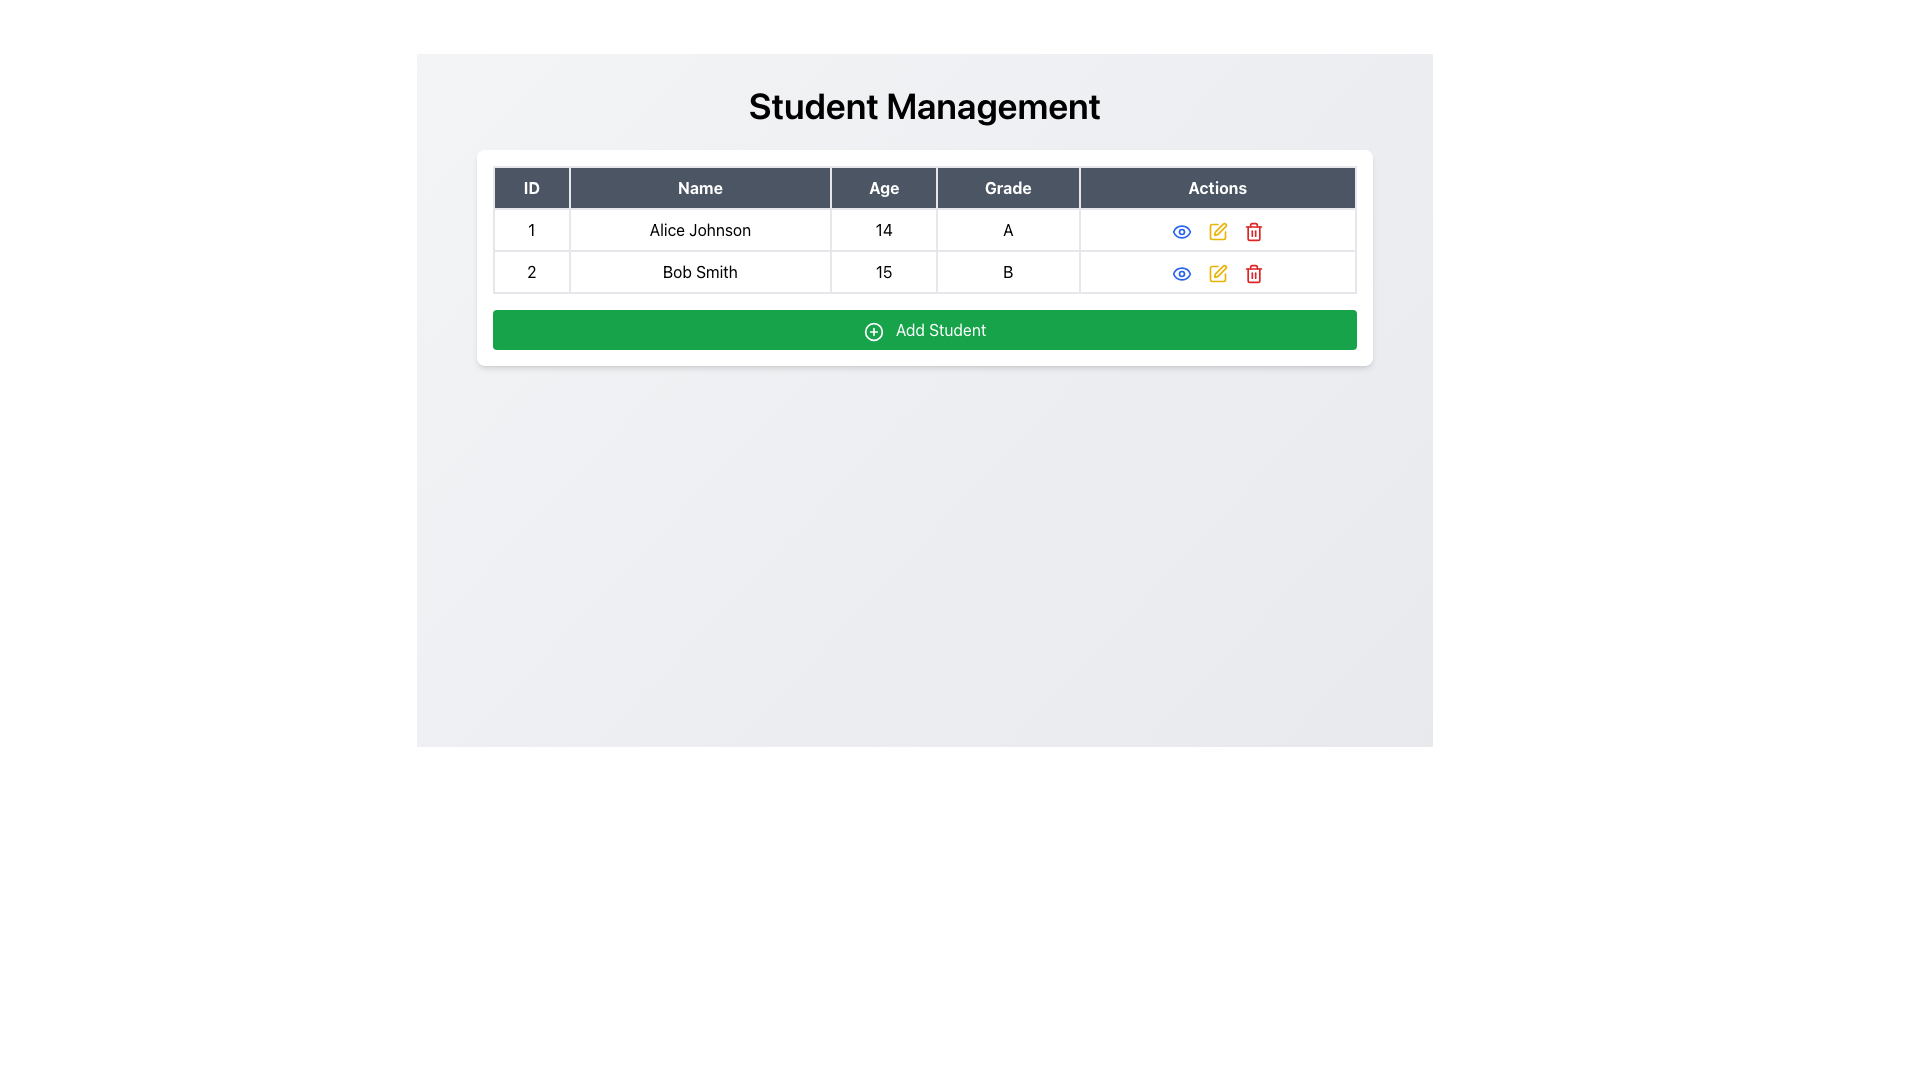  I want to click on the table cell containing the number '14' under the 'Age' column in the first row, so click(924, 249).